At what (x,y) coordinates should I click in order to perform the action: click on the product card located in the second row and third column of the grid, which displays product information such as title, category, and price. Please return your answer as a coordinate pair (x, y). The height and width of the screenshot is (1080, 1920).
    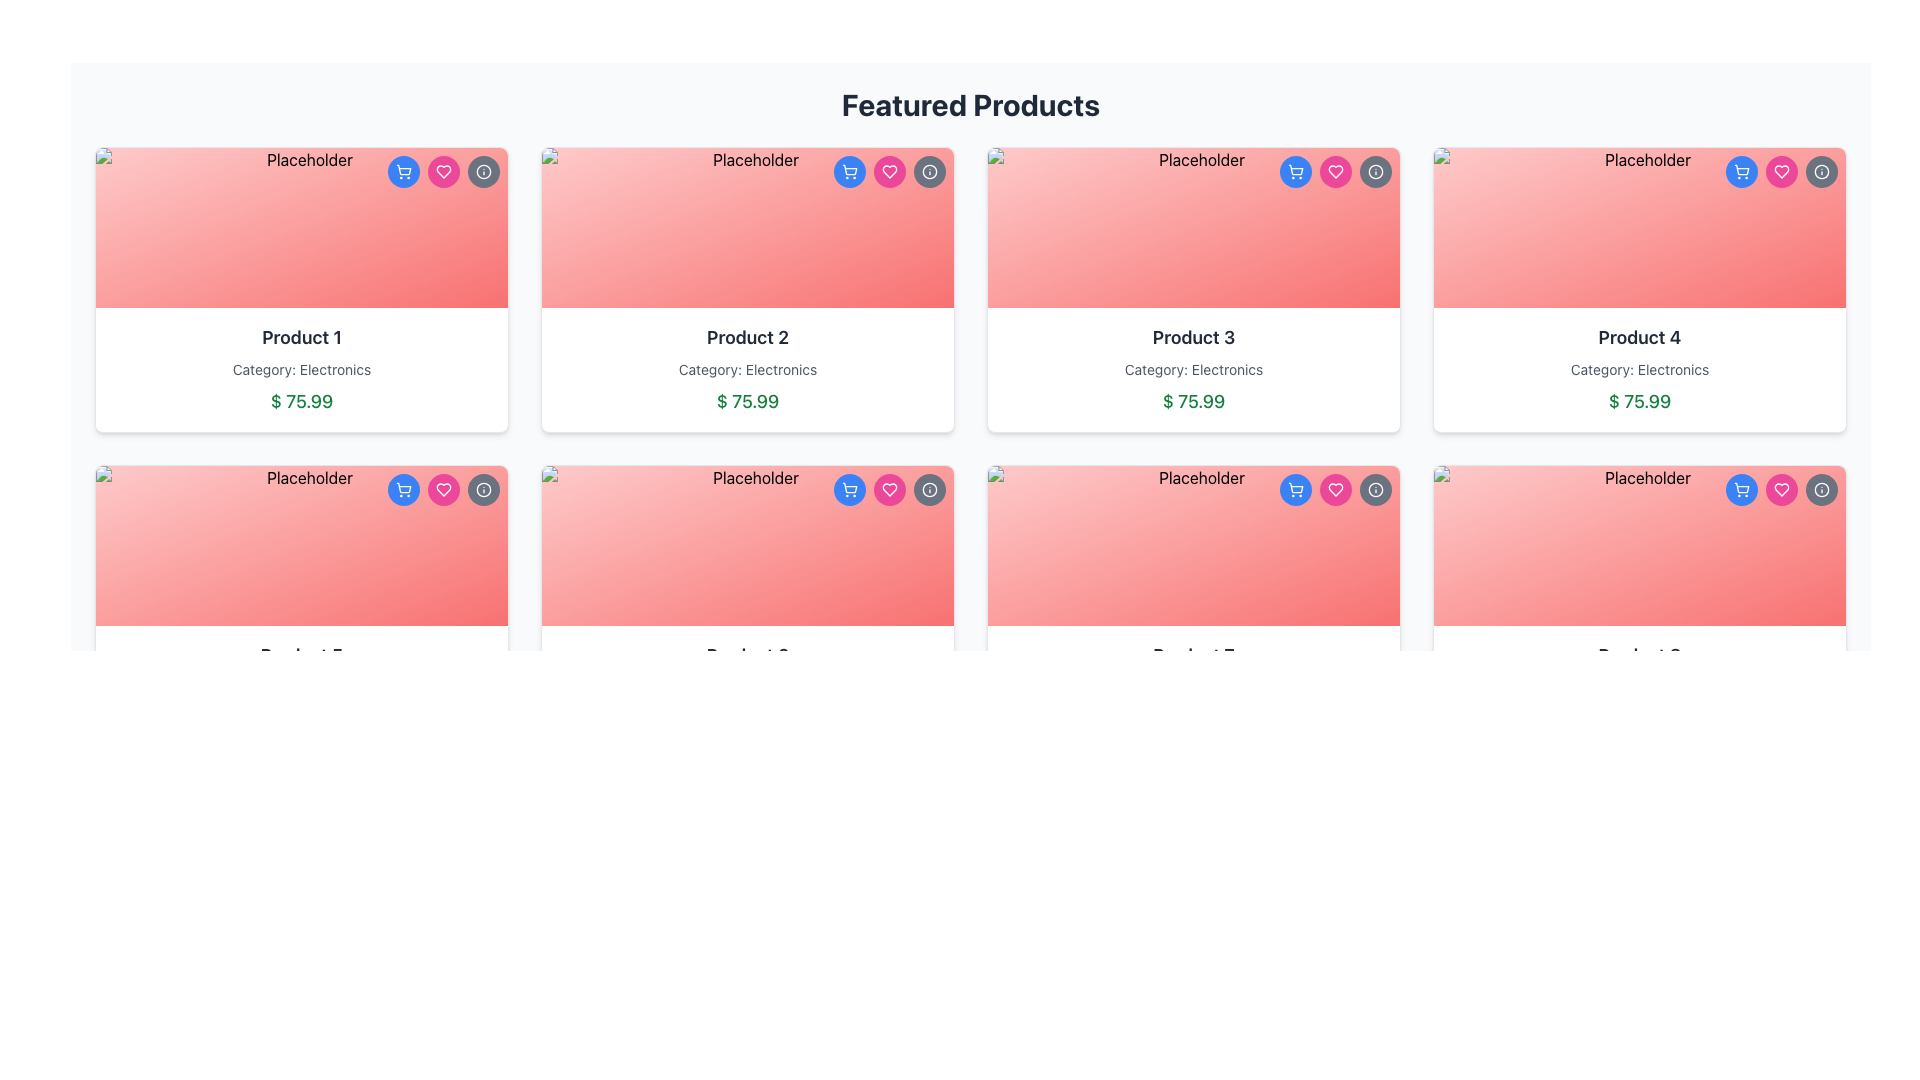
    Looking at the image, I should click on (1194, 607).